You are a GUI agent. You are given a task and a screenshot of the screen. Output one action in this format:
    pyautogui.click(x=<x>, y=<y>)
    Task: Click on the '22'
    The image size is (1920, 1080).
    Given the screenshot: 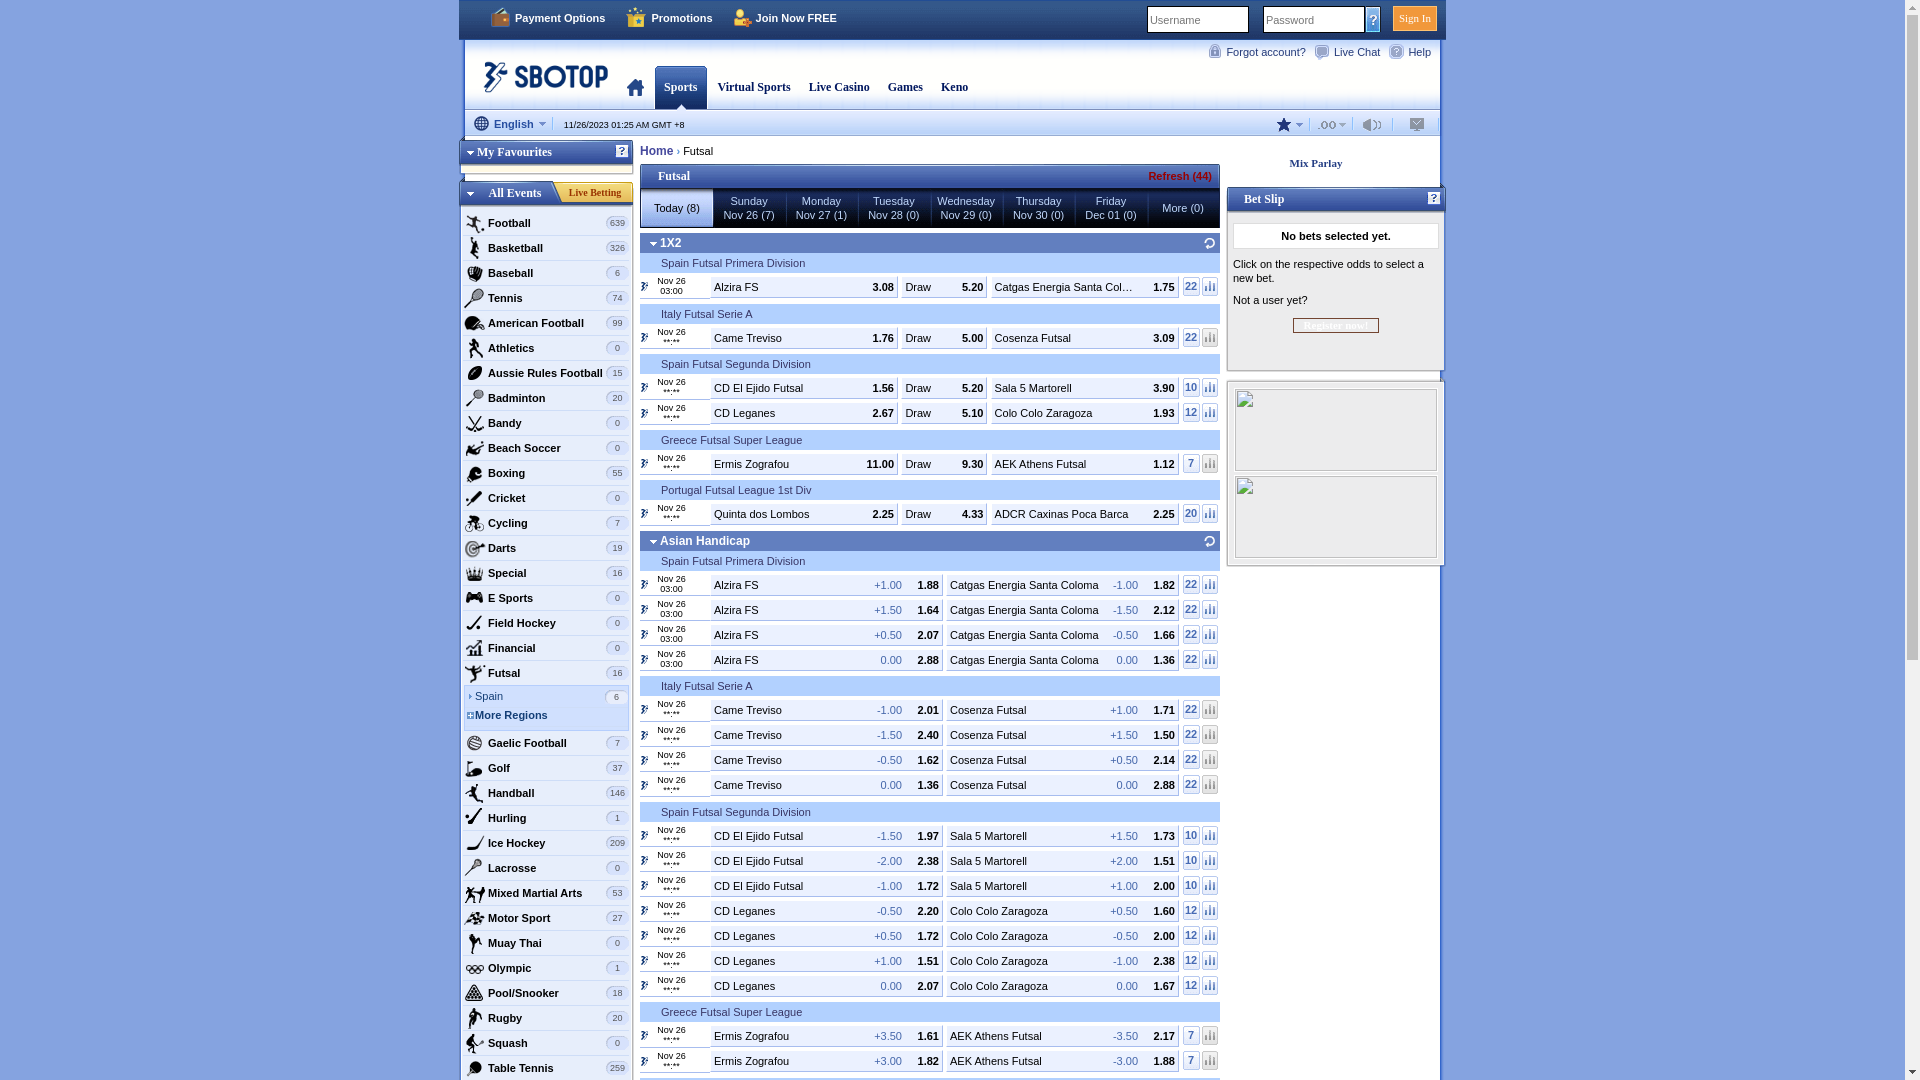 What is the action you would take?
    pyautogui.click(x=1182, y=583)
    